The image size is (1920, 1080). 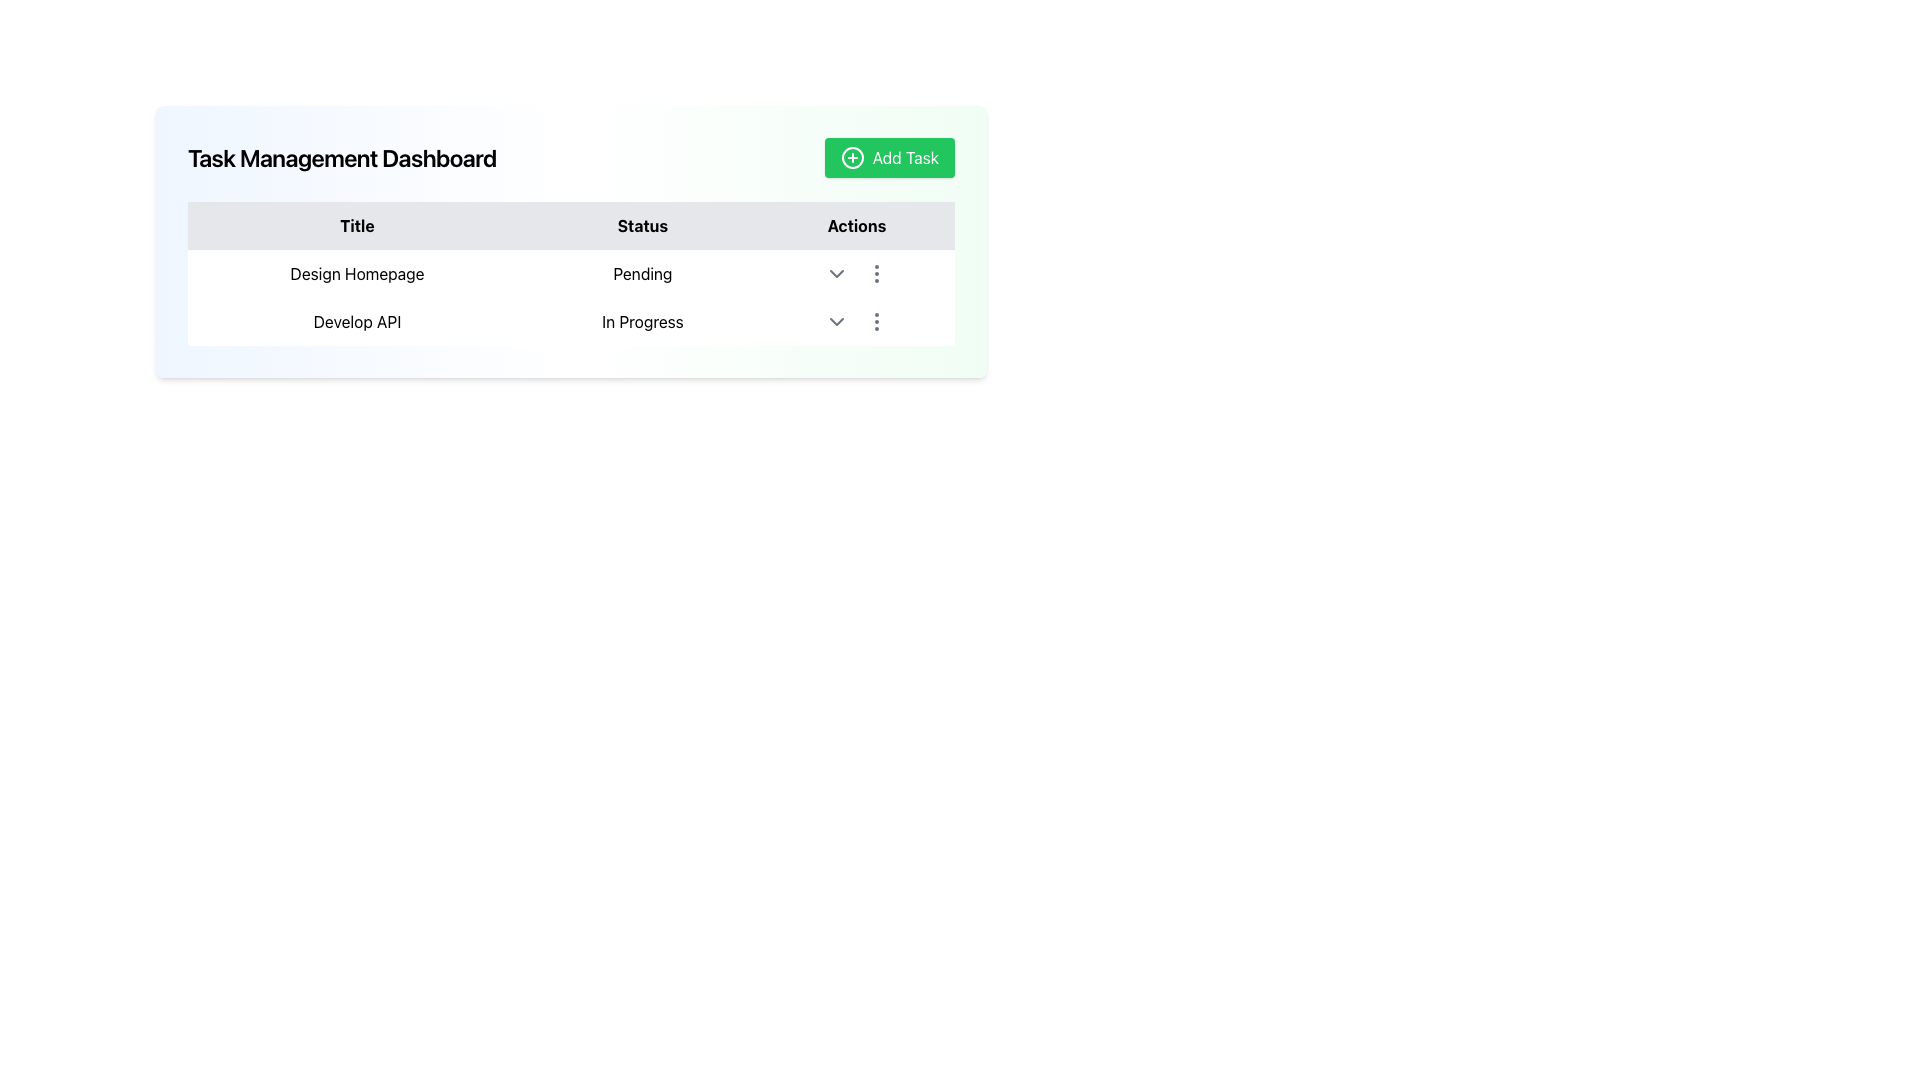 I want to click on the Text Label element that displays 'Task Management Dashboard', which is a prominent header at the top-left section of the interface, so click(x=342, y=157).